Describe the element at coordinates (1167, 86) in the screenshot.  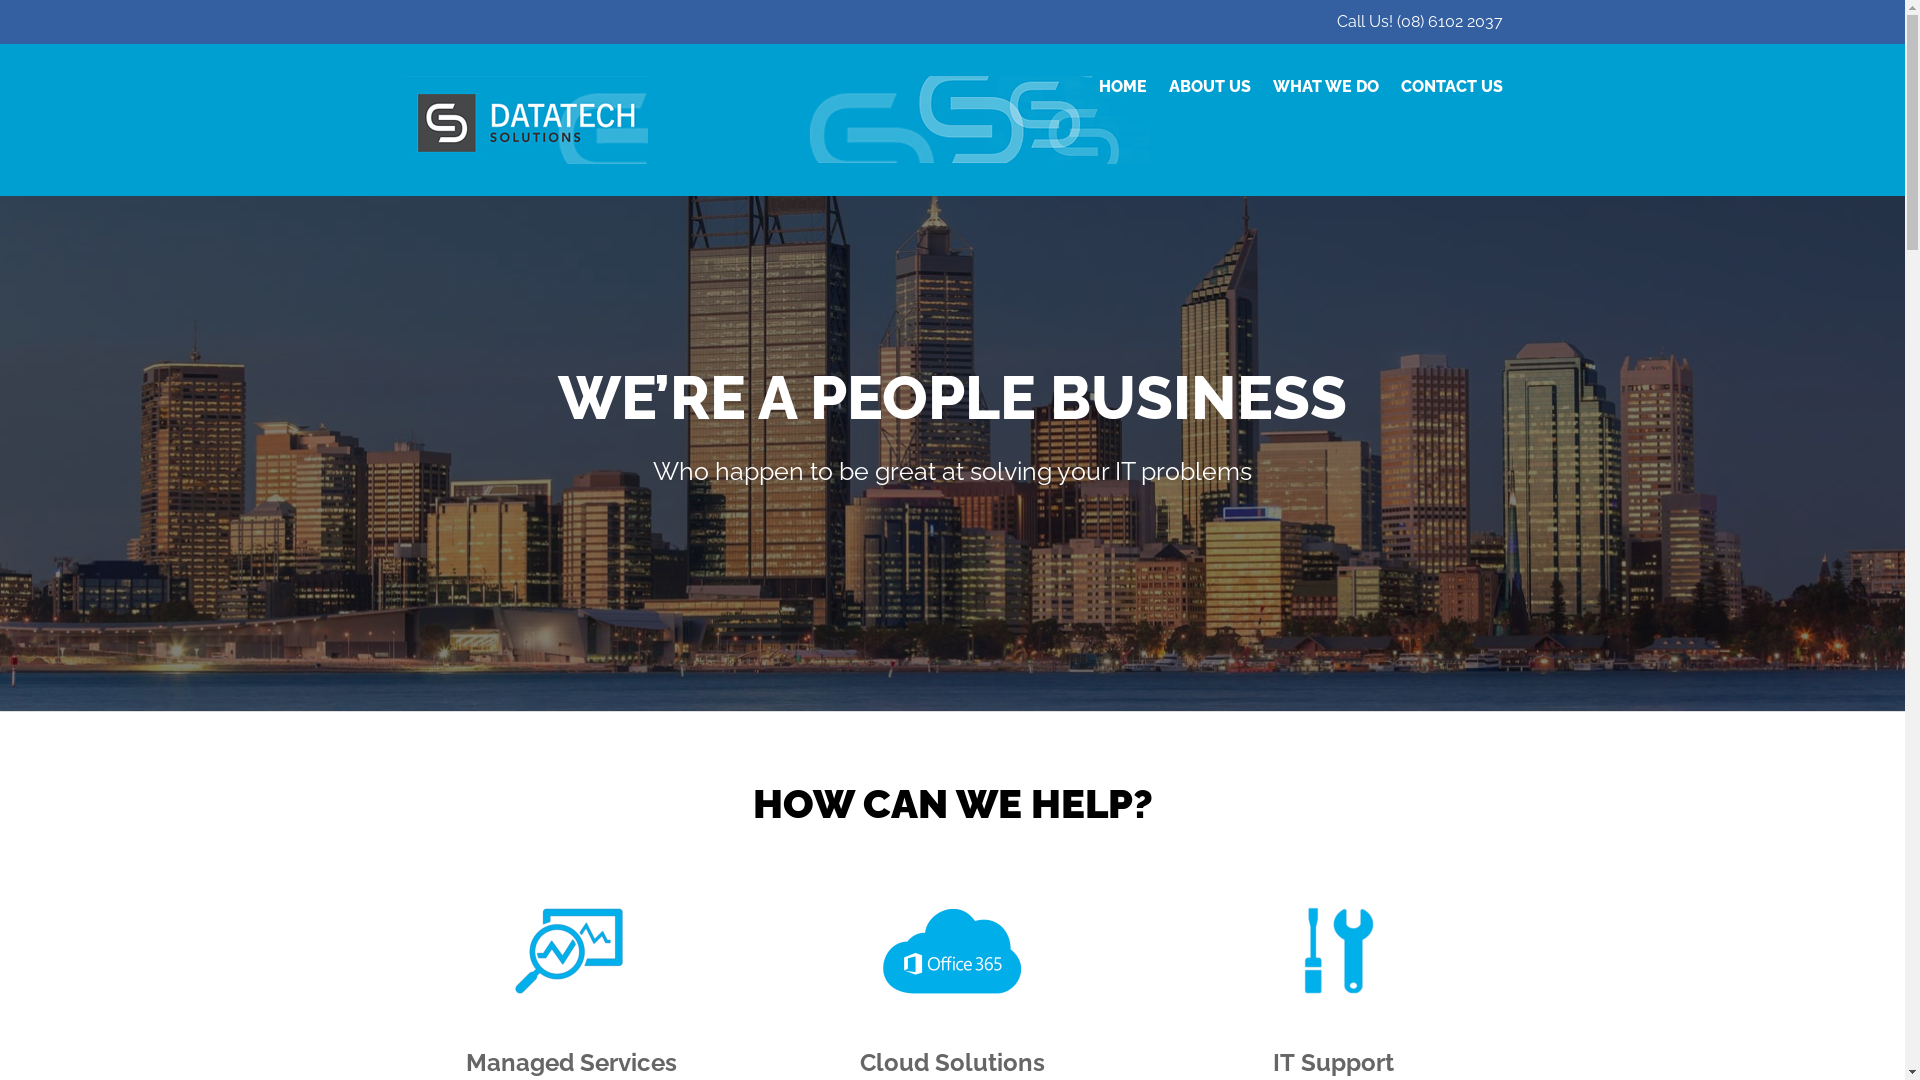
I see `'ABOUT US'` at that location.